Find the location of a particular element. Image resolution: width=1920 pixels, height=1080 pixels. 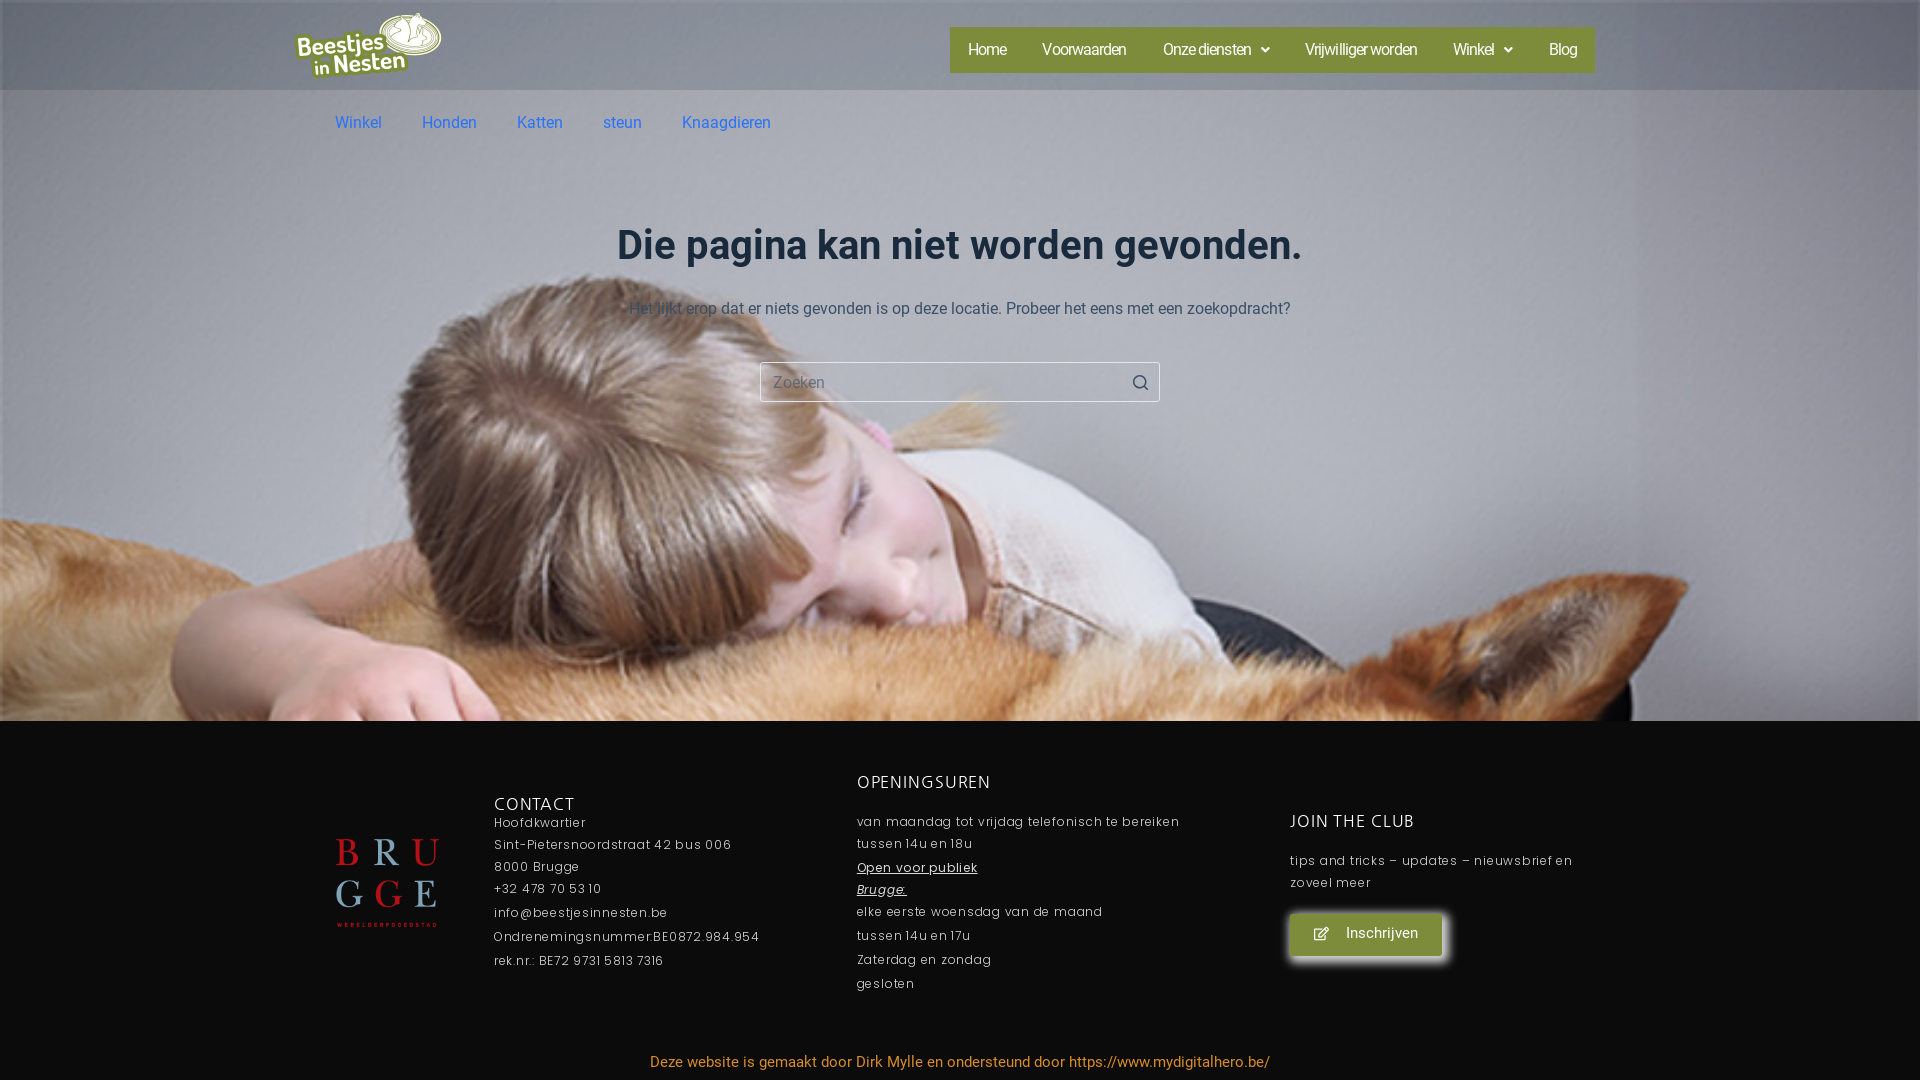

'Vrijwilliger worden' is located at coordinates (1286, 49).